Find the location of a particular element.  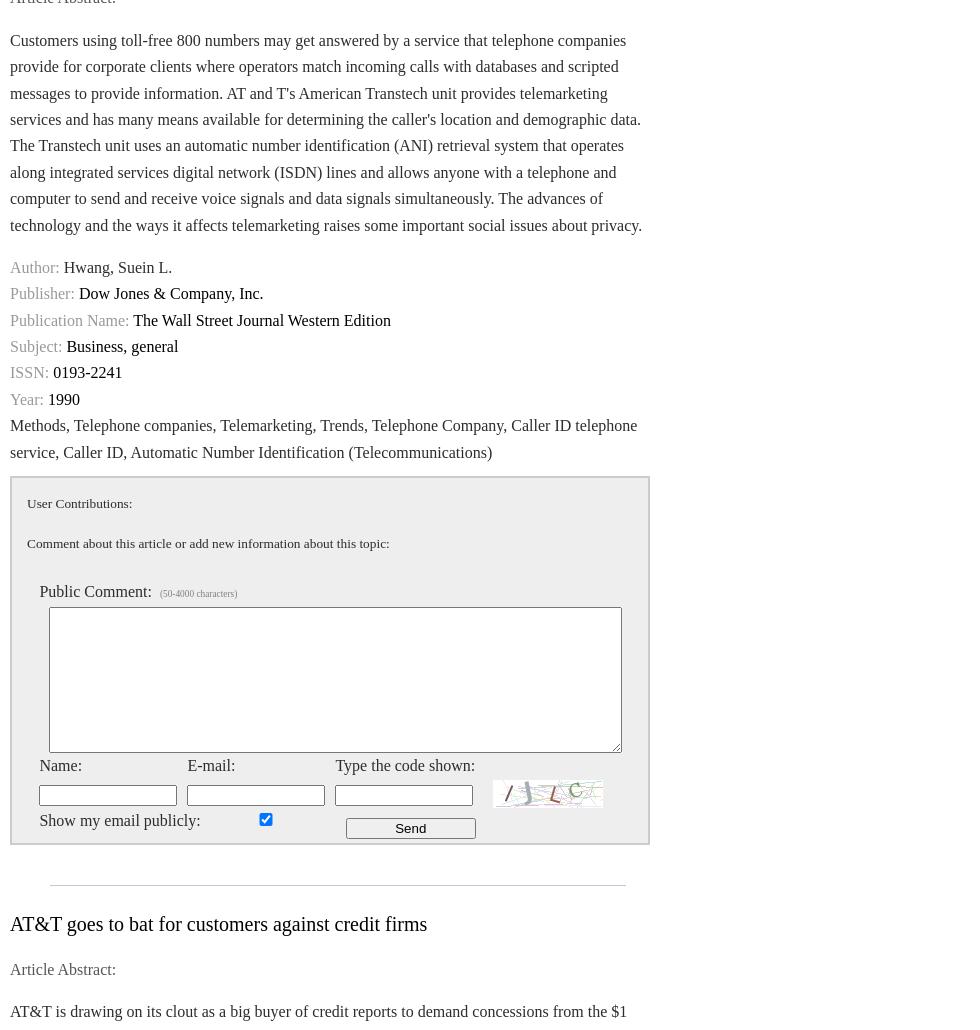

'Type the code shown:' is located at coordinates (405, 765).